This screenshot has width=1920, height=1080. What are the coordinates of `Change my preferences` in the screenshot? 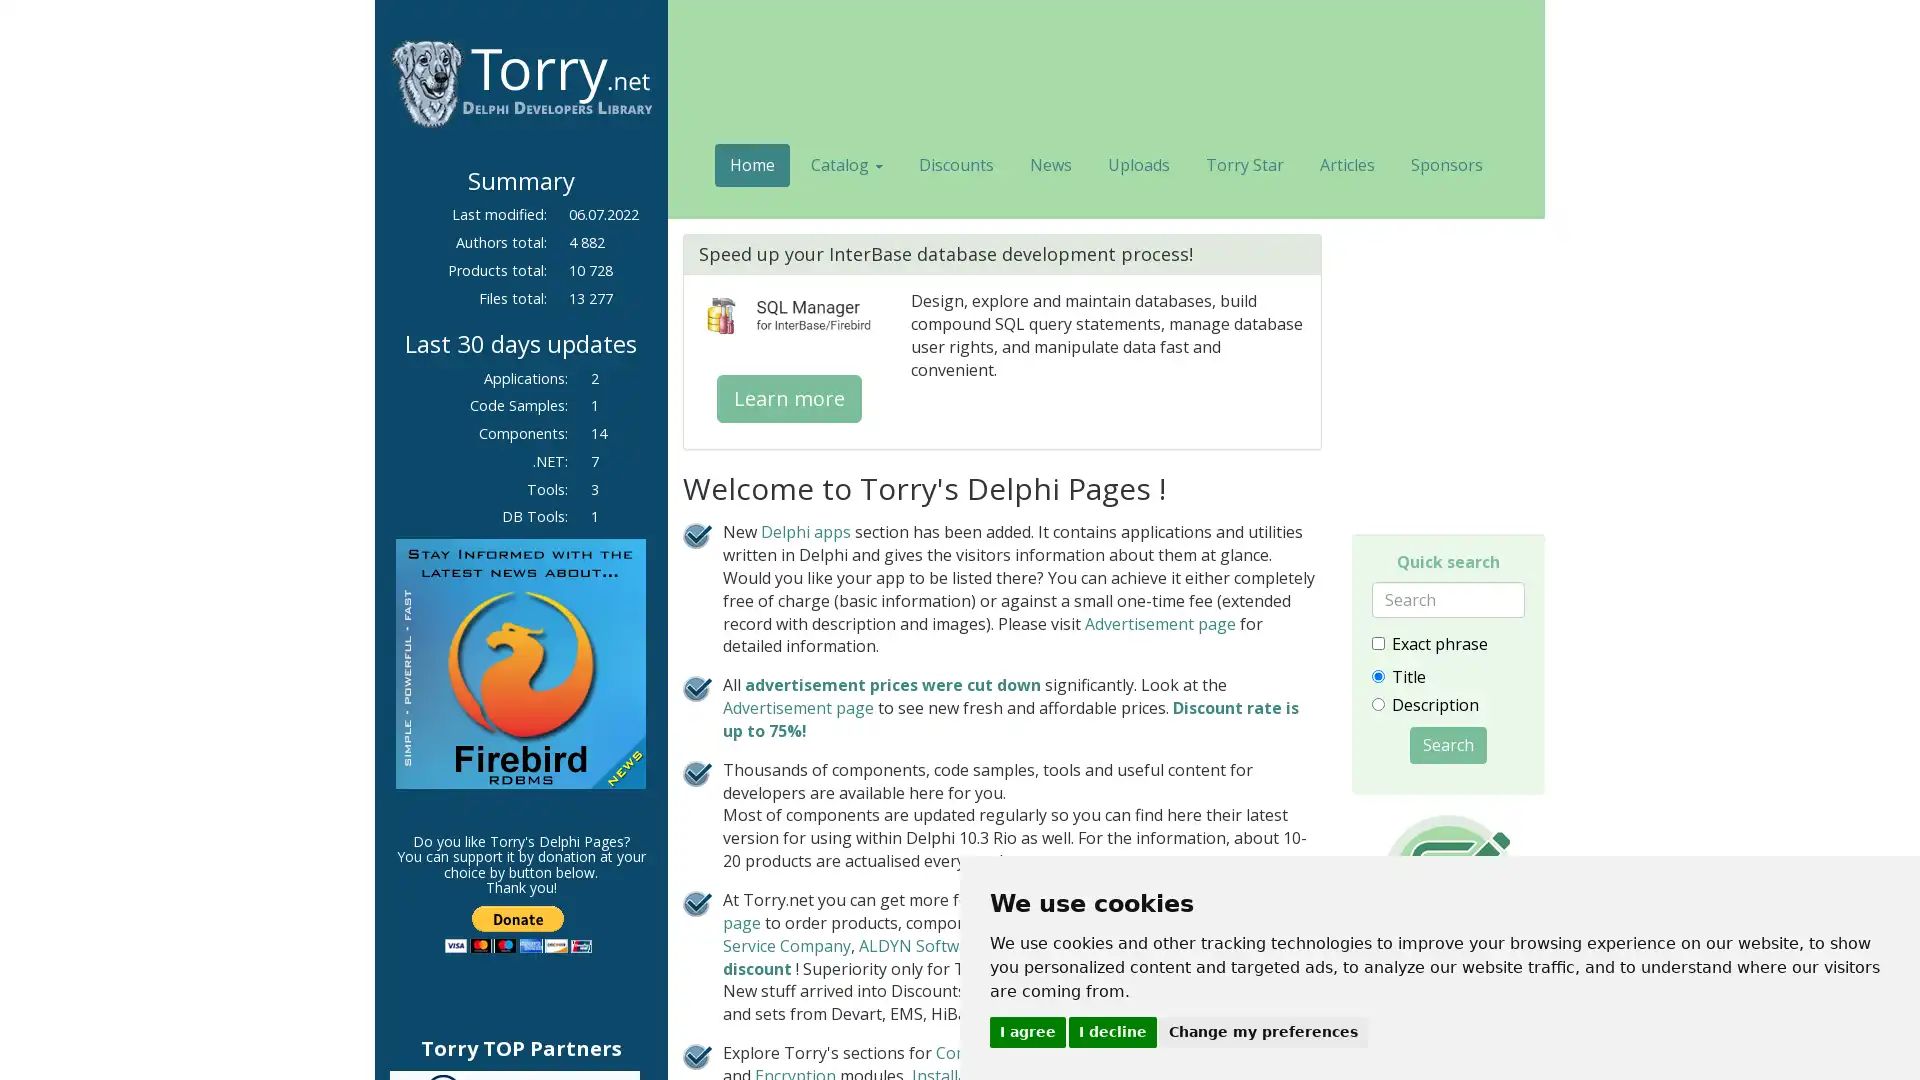 It's located at (1262, 1031).